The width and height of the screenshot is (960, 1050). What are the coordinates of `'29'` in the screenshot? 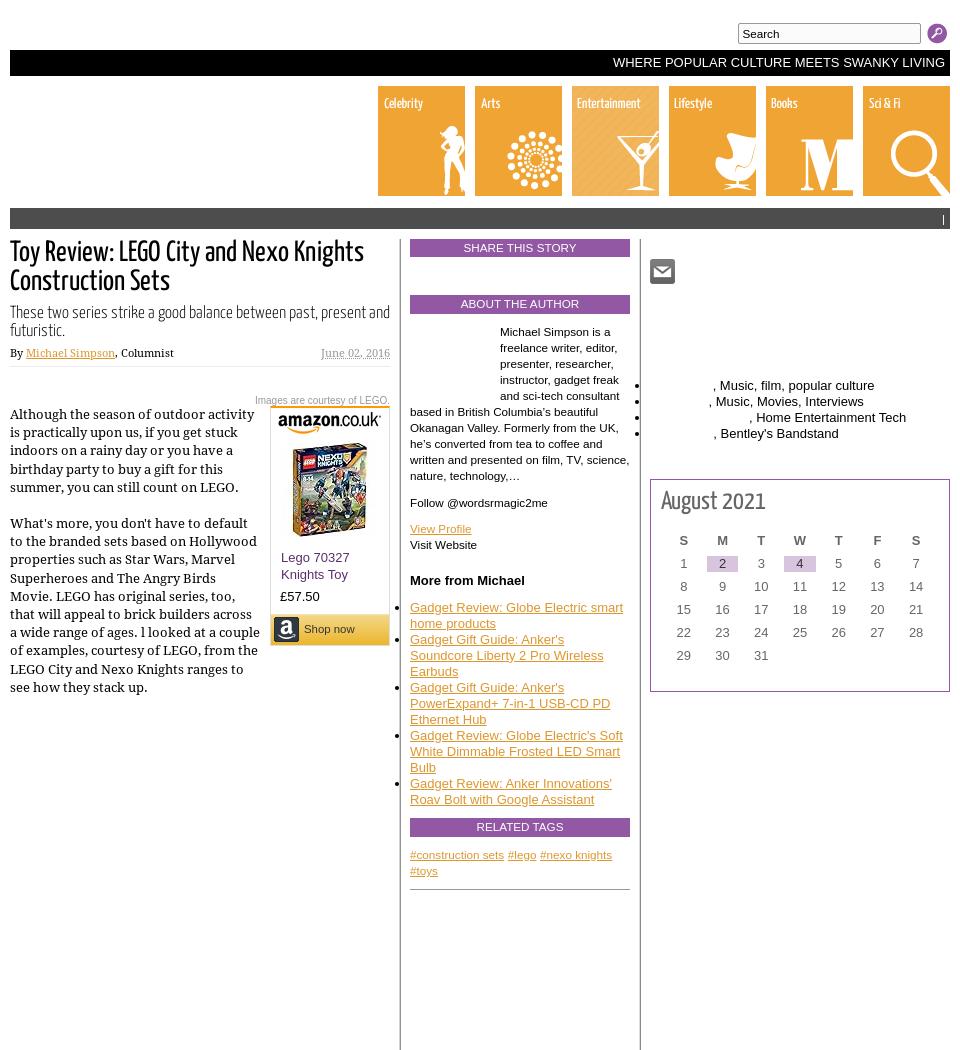 It's located at (683, 653).